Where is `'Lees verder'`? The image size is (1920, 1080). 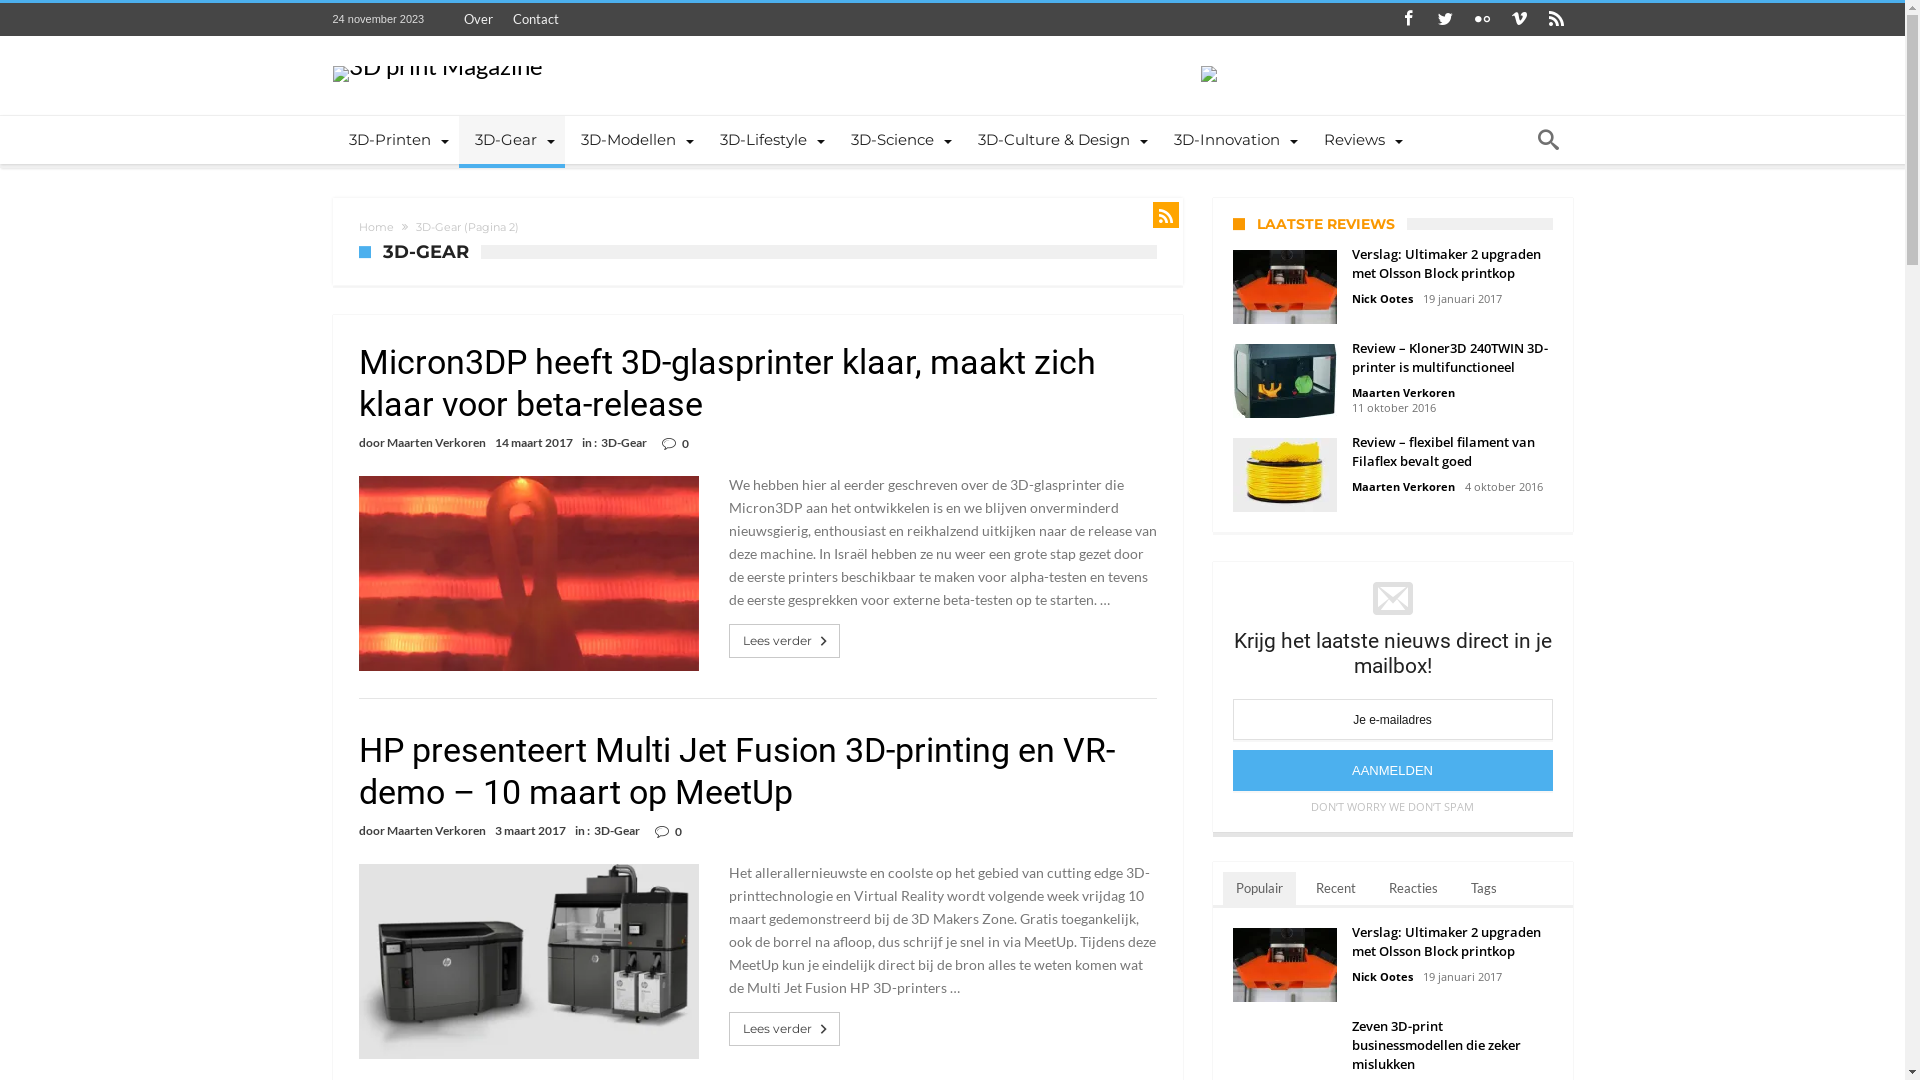 'Lees verder' is located at coordinates (785, 1029).